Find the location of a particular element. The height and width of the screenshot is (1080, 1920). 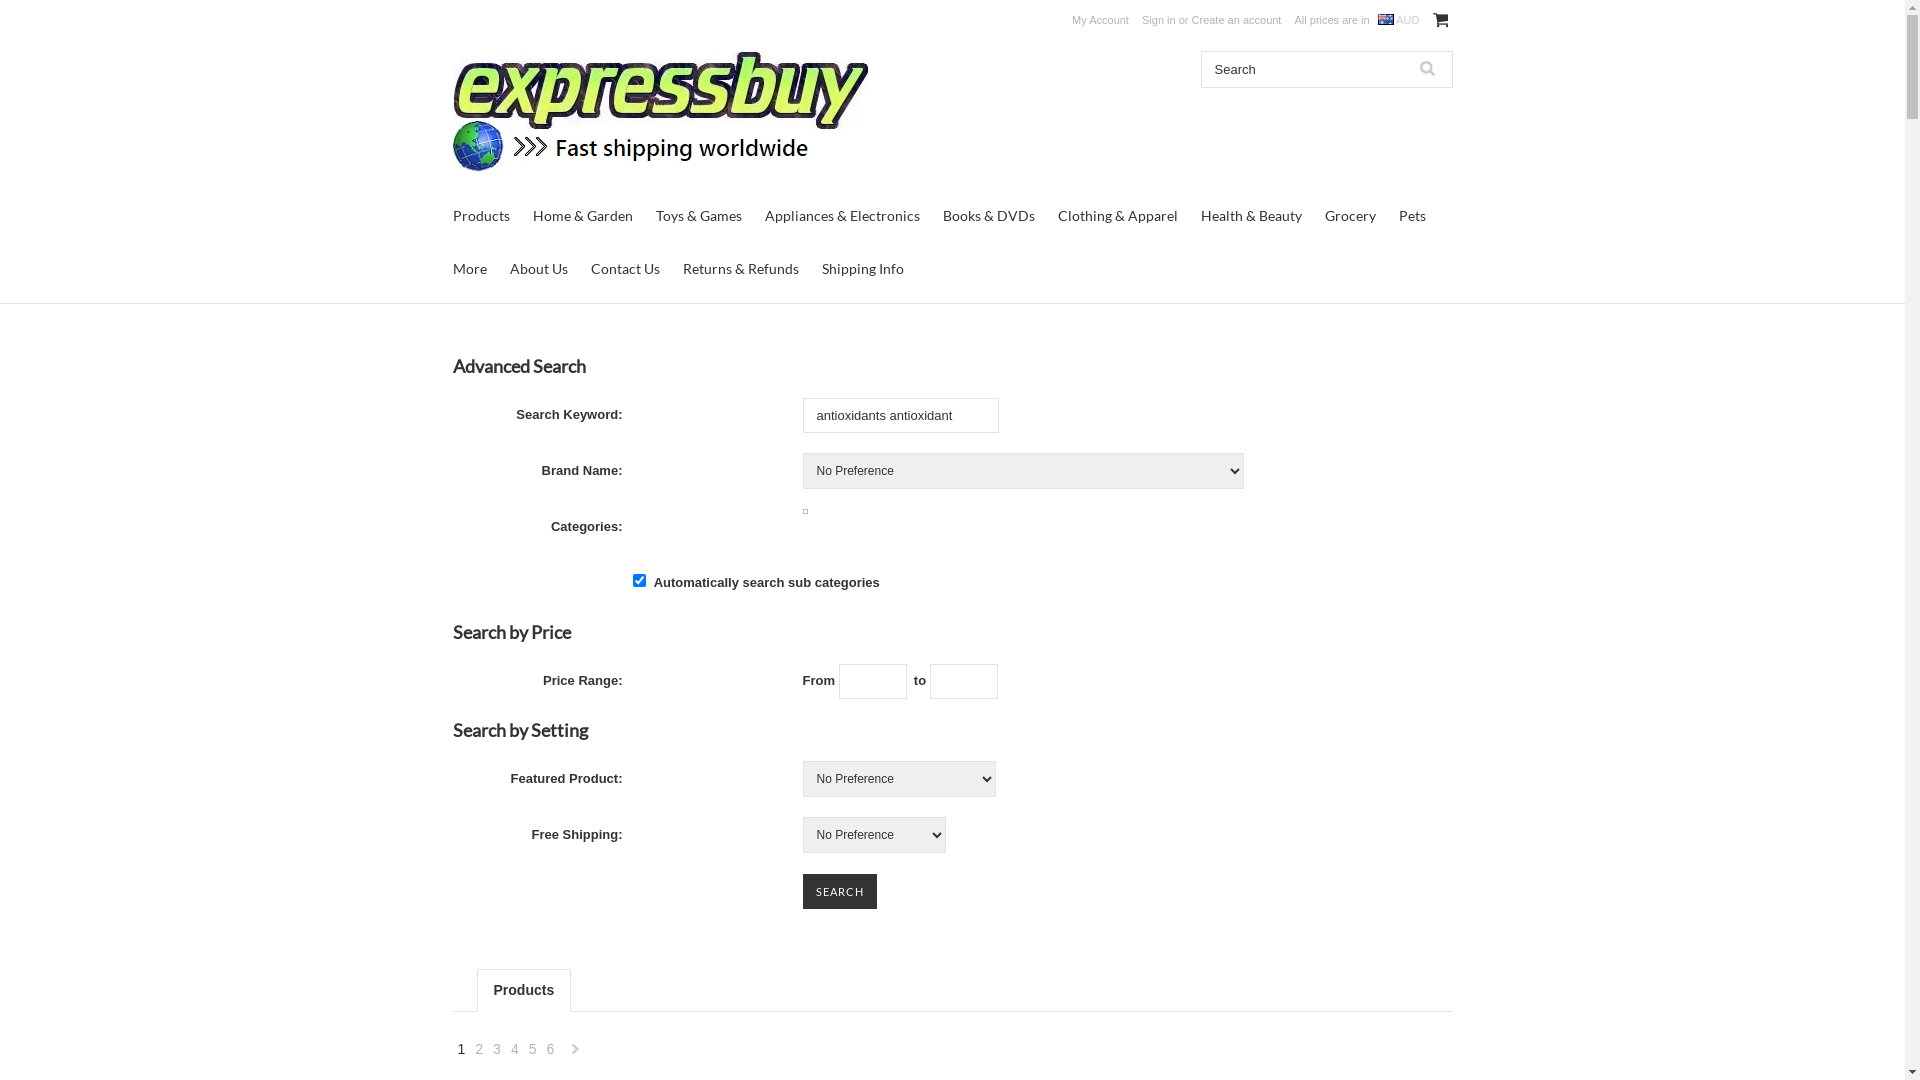

'Products' is located at coordinates (480, 215).